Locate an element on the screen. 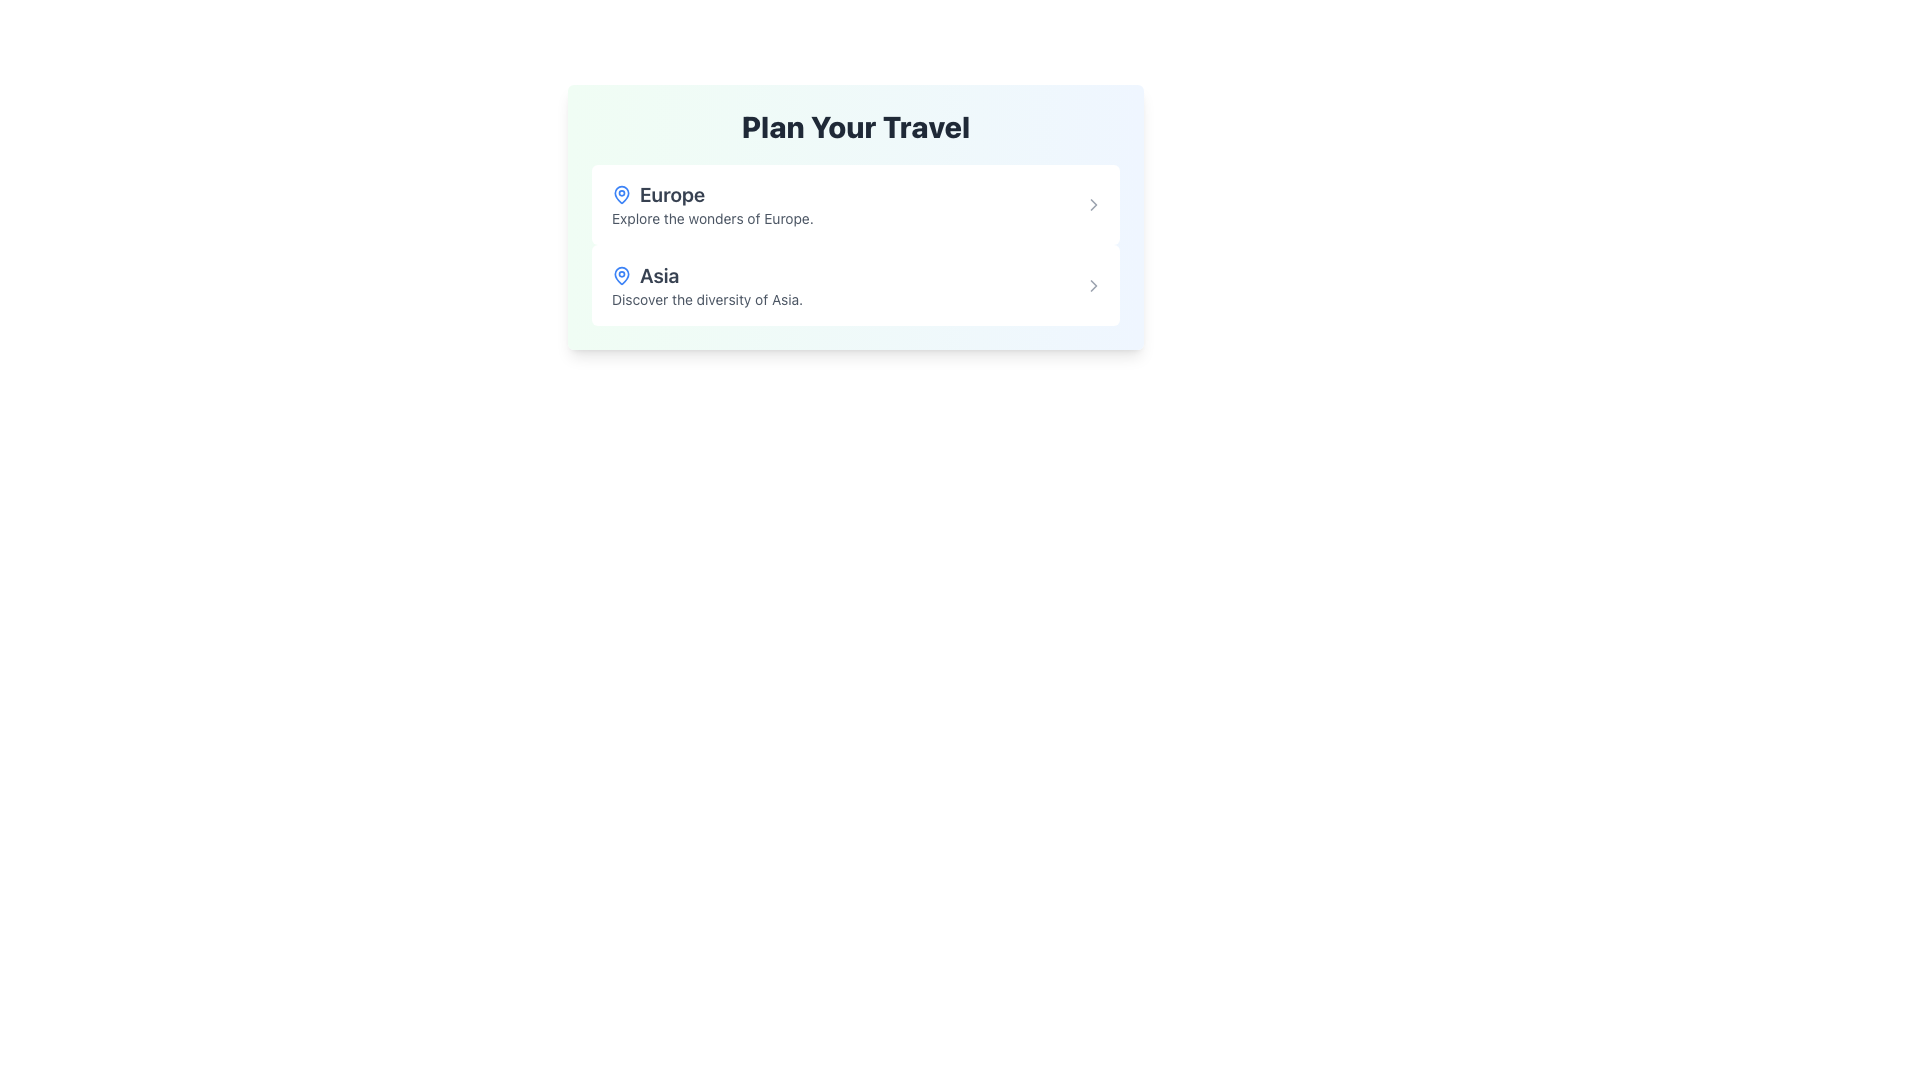 This screenshot has height=1080, width=1920. the chevron icon located at the far right of the 'Europe' section in the 'Plan Your Travel' interface is located at coordinates (1093, 204).